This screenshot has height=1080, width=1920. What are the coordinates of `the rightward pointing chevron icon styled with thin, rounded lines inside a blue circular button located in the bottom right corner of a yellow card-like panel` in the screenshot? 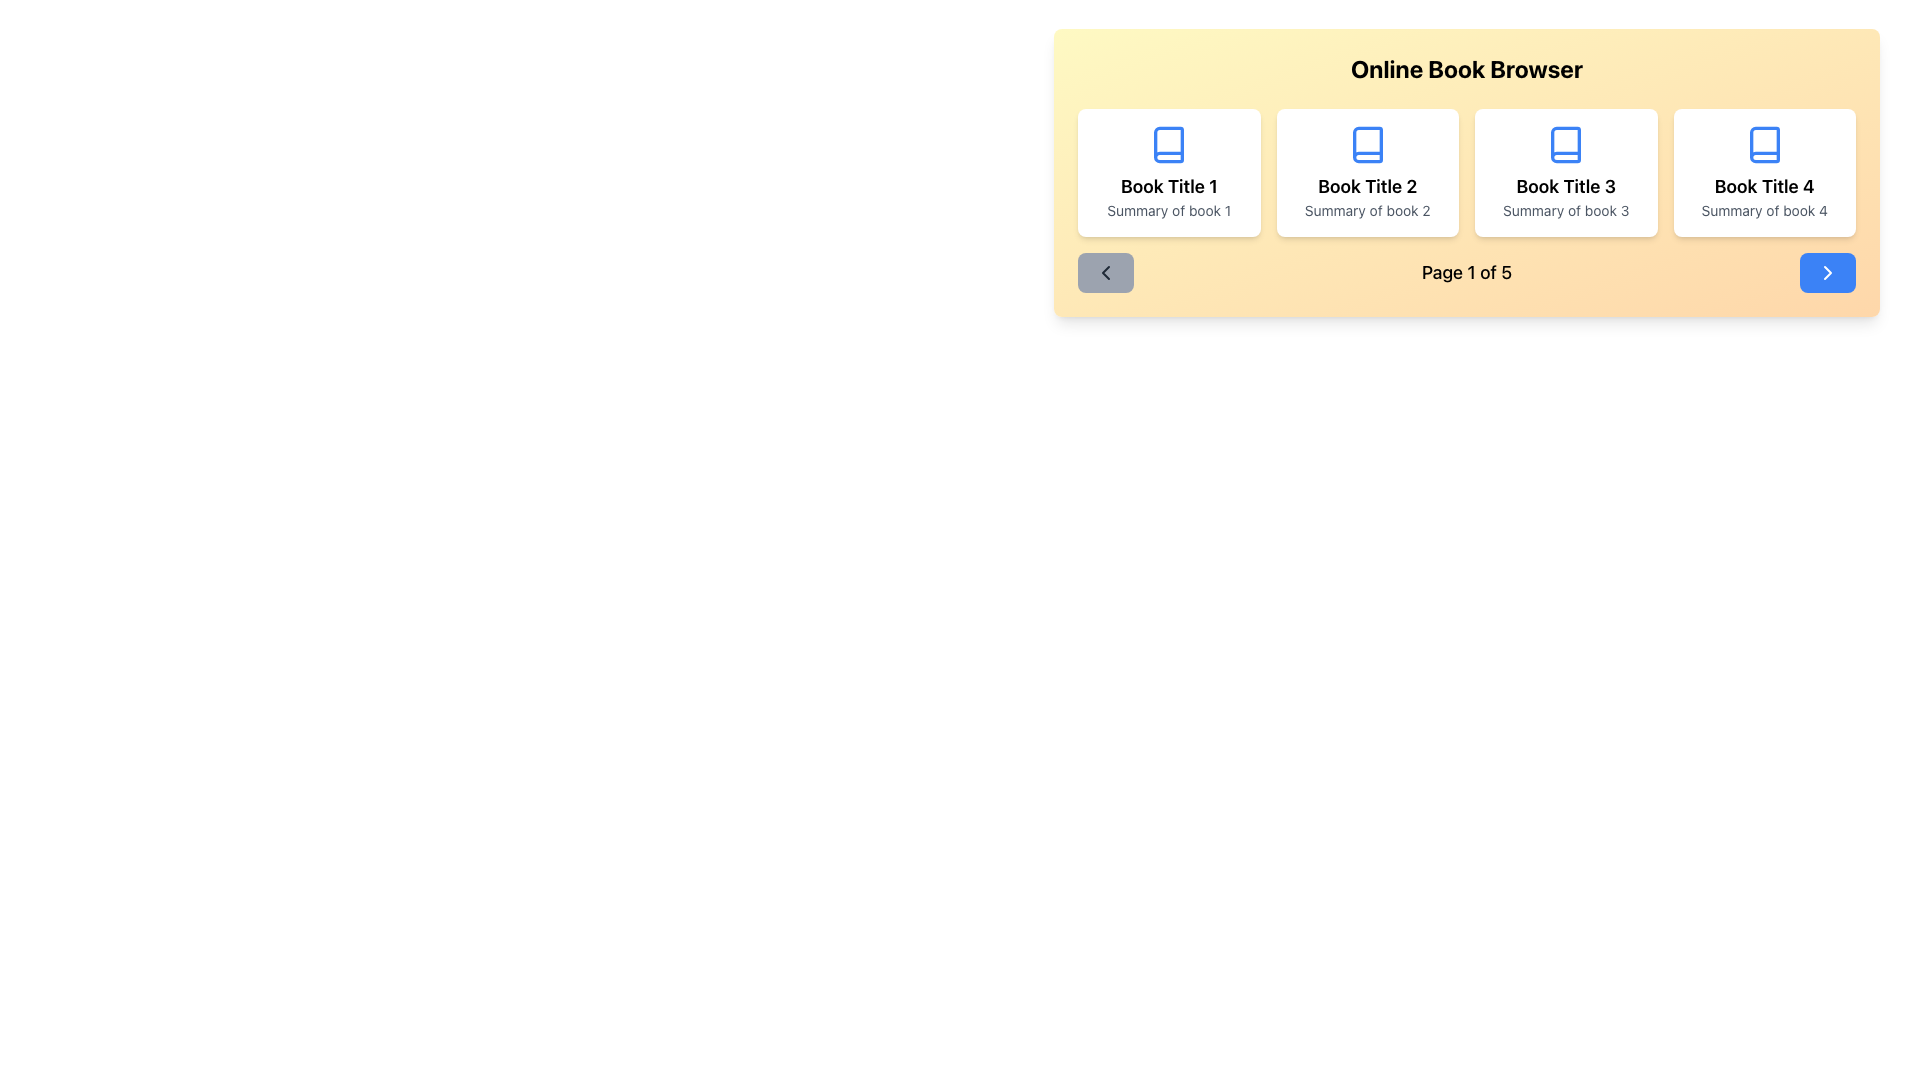 It's located at (1828, 273).